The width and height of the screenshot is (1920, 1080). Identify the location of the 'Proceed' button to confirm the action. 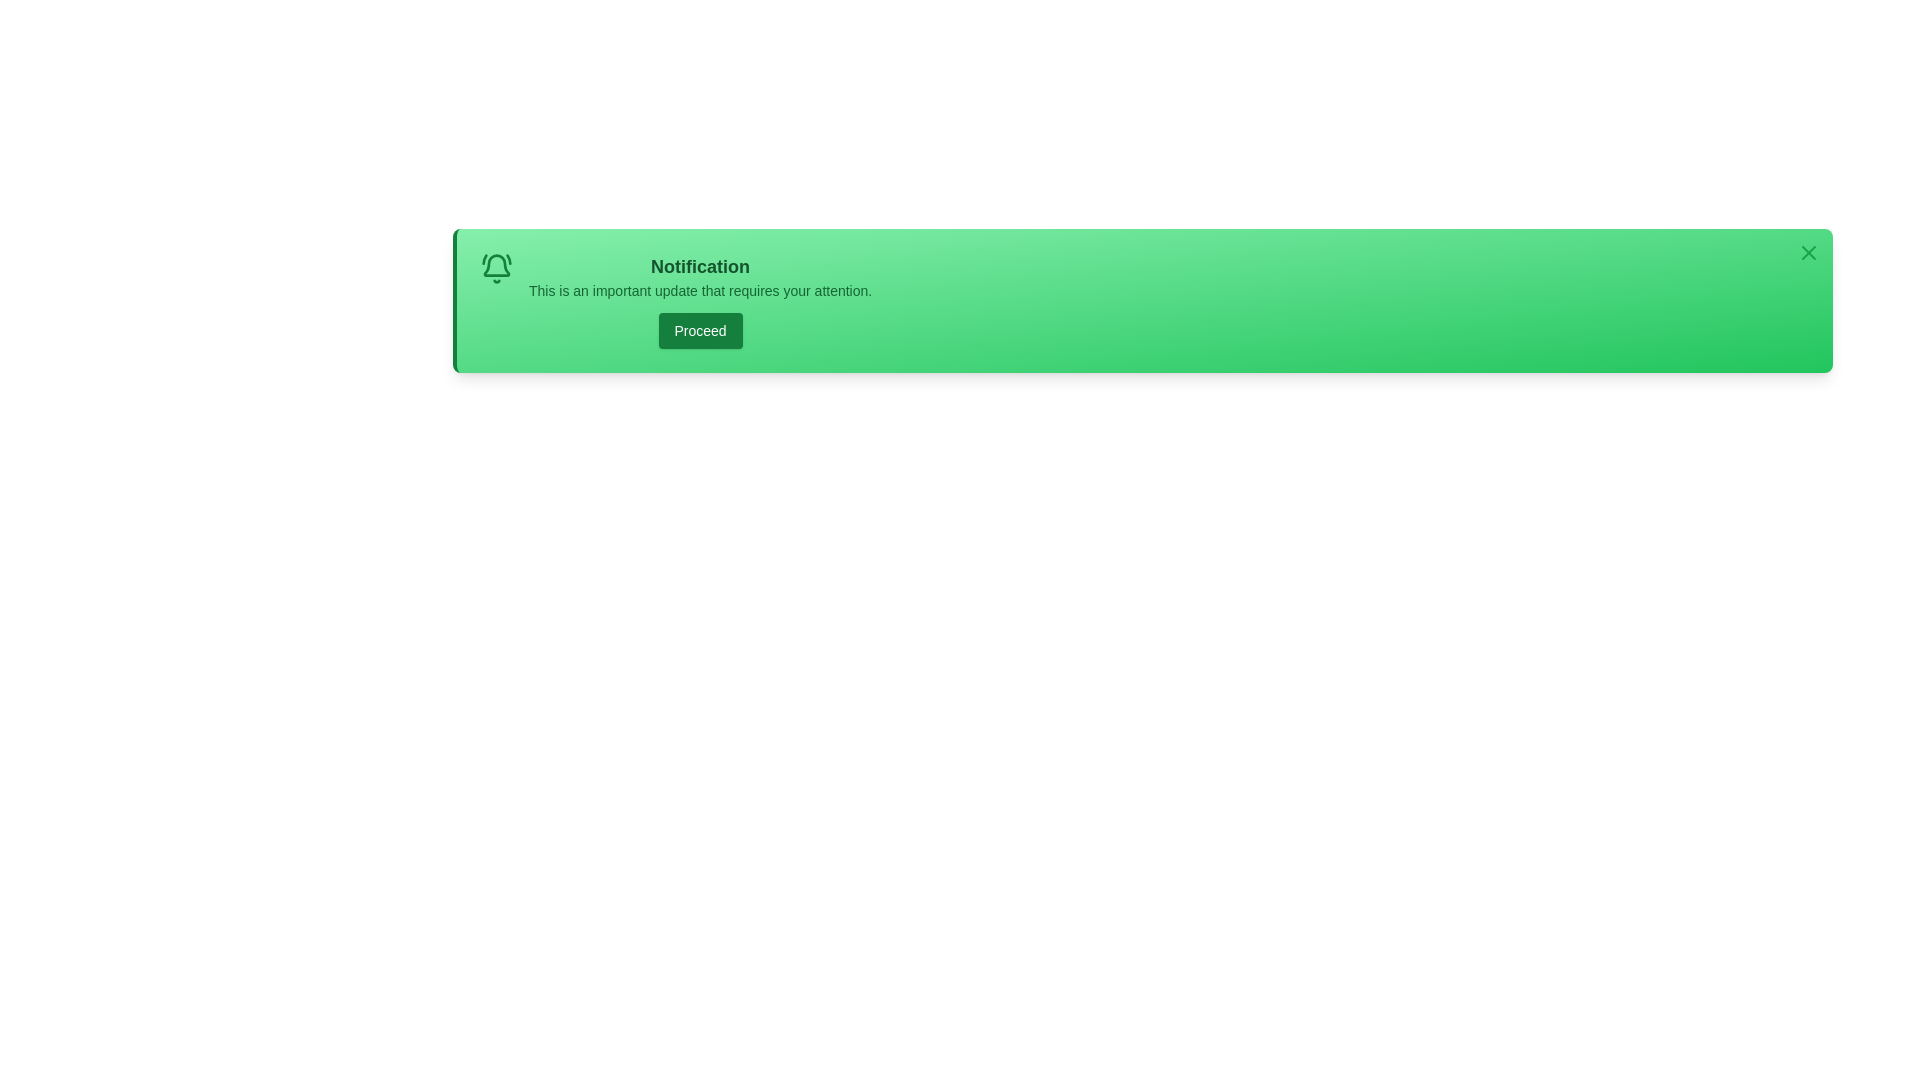
(700, 330).